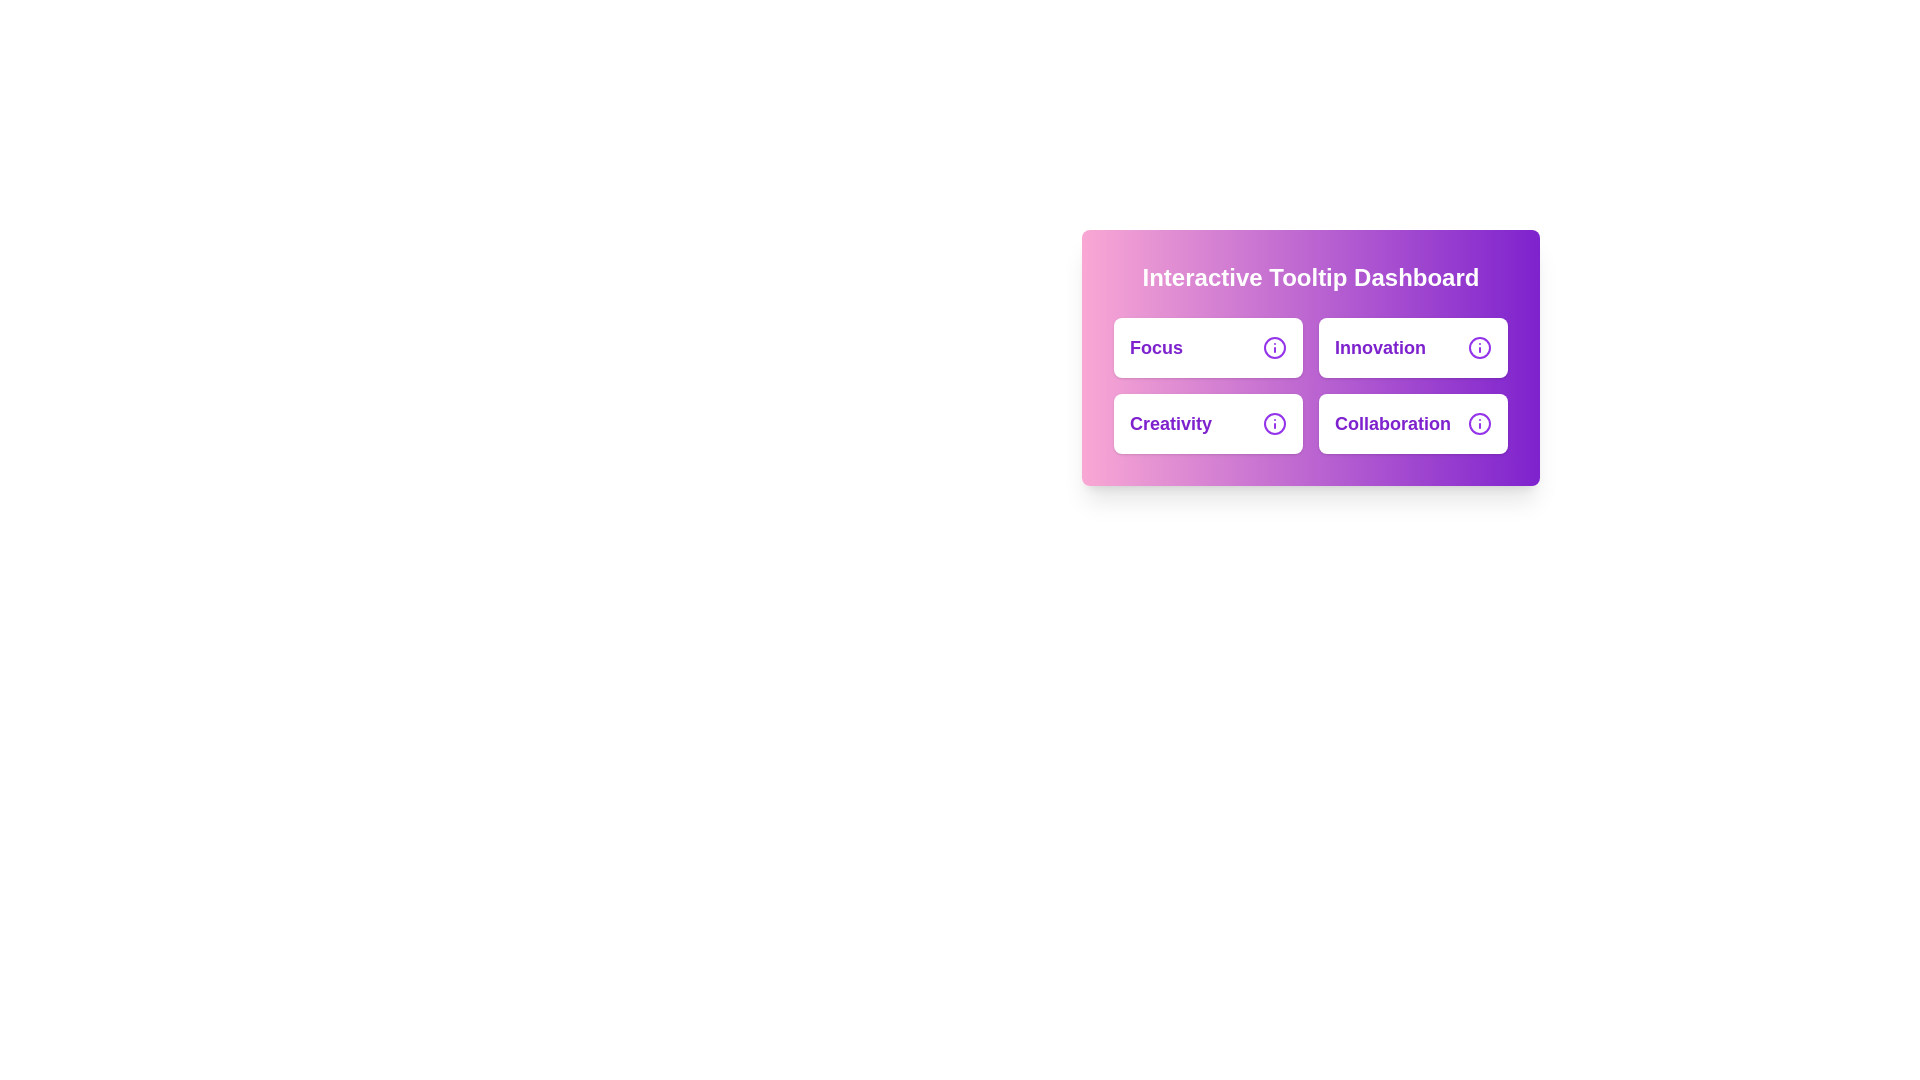 Image resolution: width=1920 pixels, height=1080 pixels. I want to click on Icon element, which is a circular SVG component located at the center of the 'Focus' button in the top-left quadrant of the dashboard panel, so click(1274, 346).